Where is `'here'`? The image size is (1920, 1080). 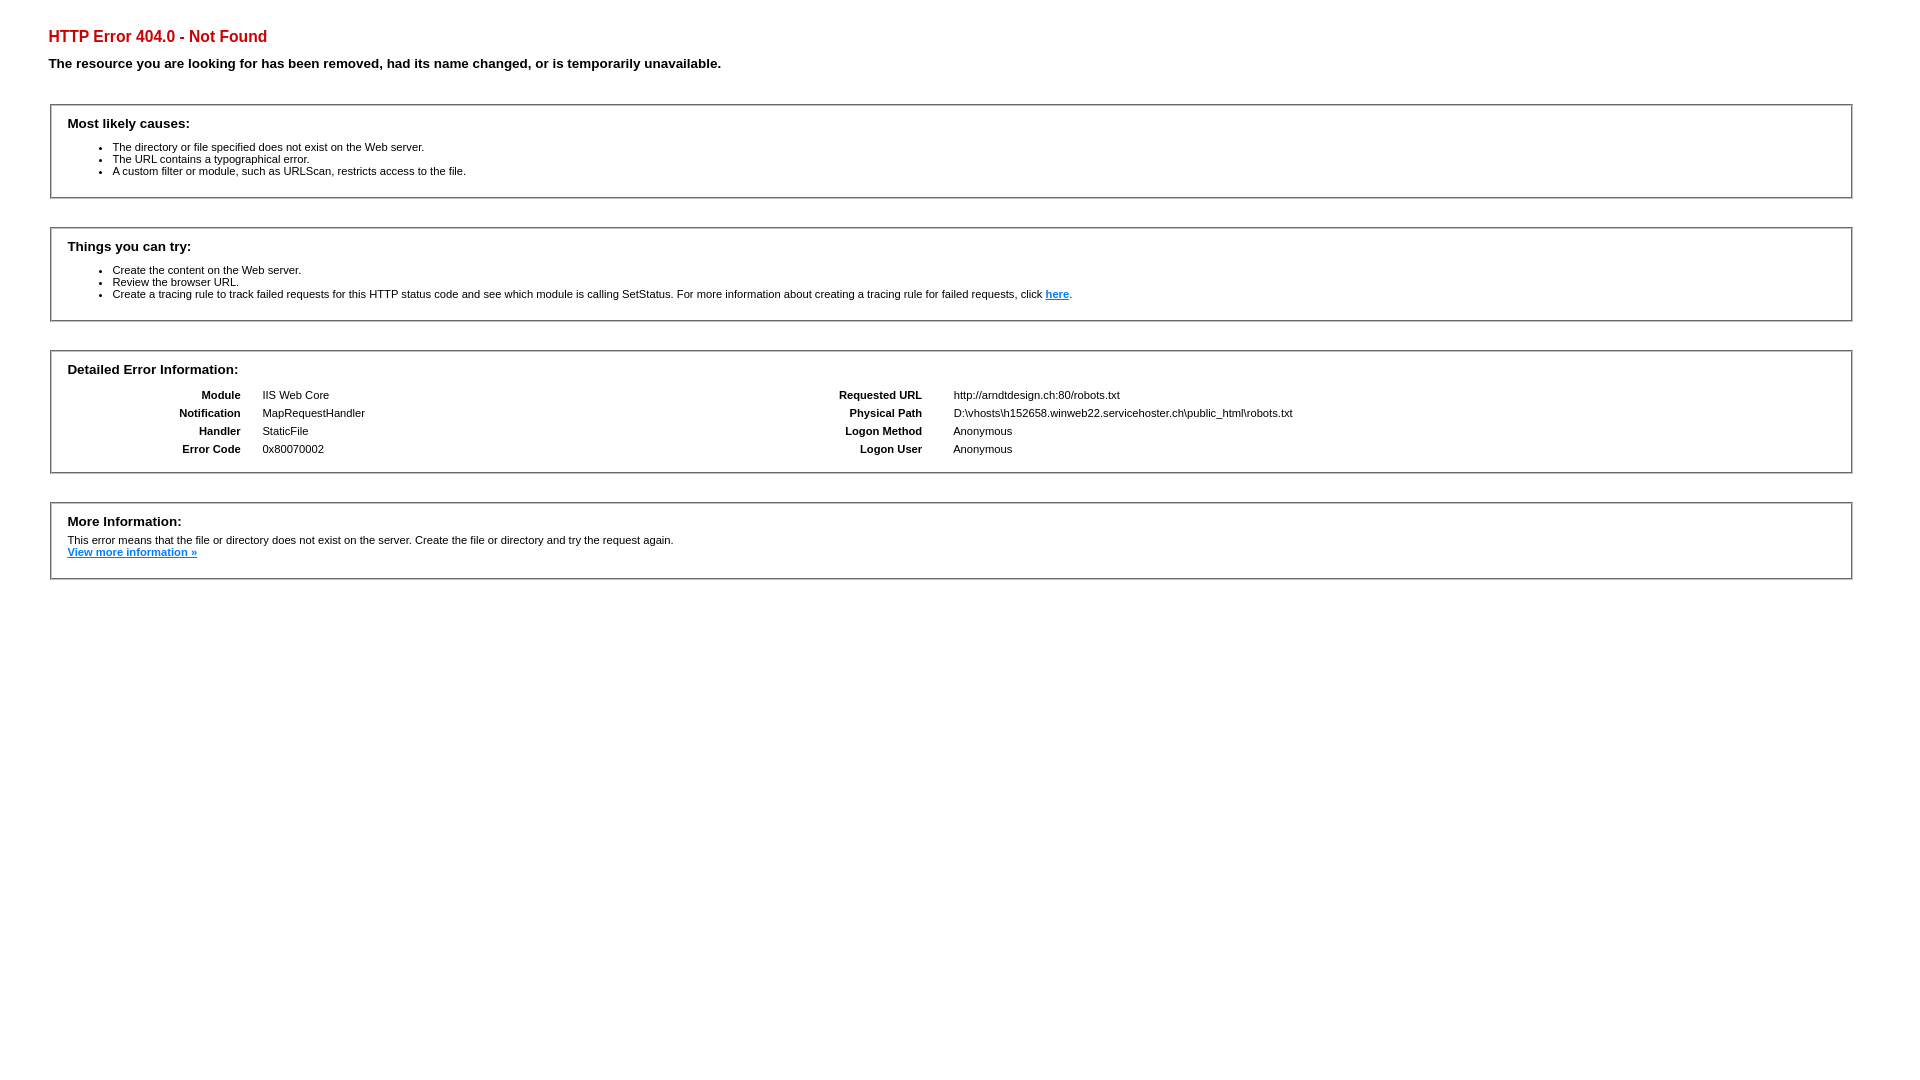 'here' is located at coordinates (1045, 293).